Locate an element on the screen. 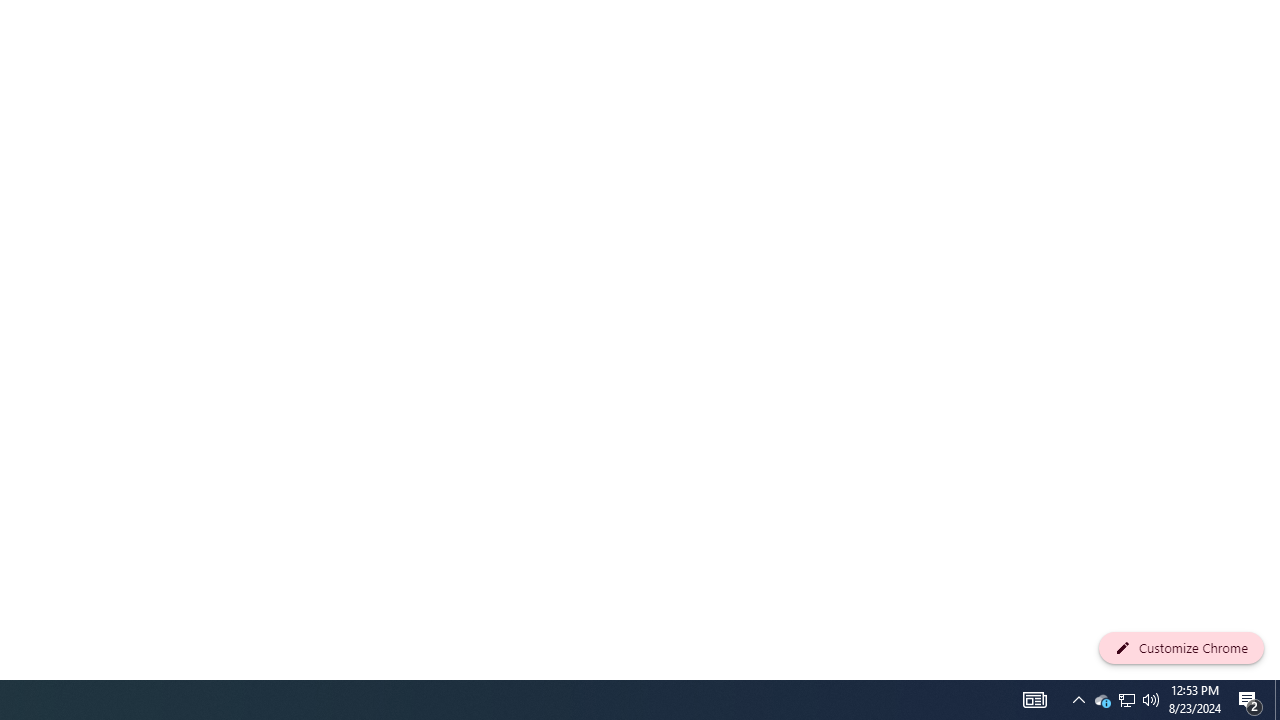 The image size is (1280, 720). 'Q2790: 100%' is located at coordinates (1127, 698).